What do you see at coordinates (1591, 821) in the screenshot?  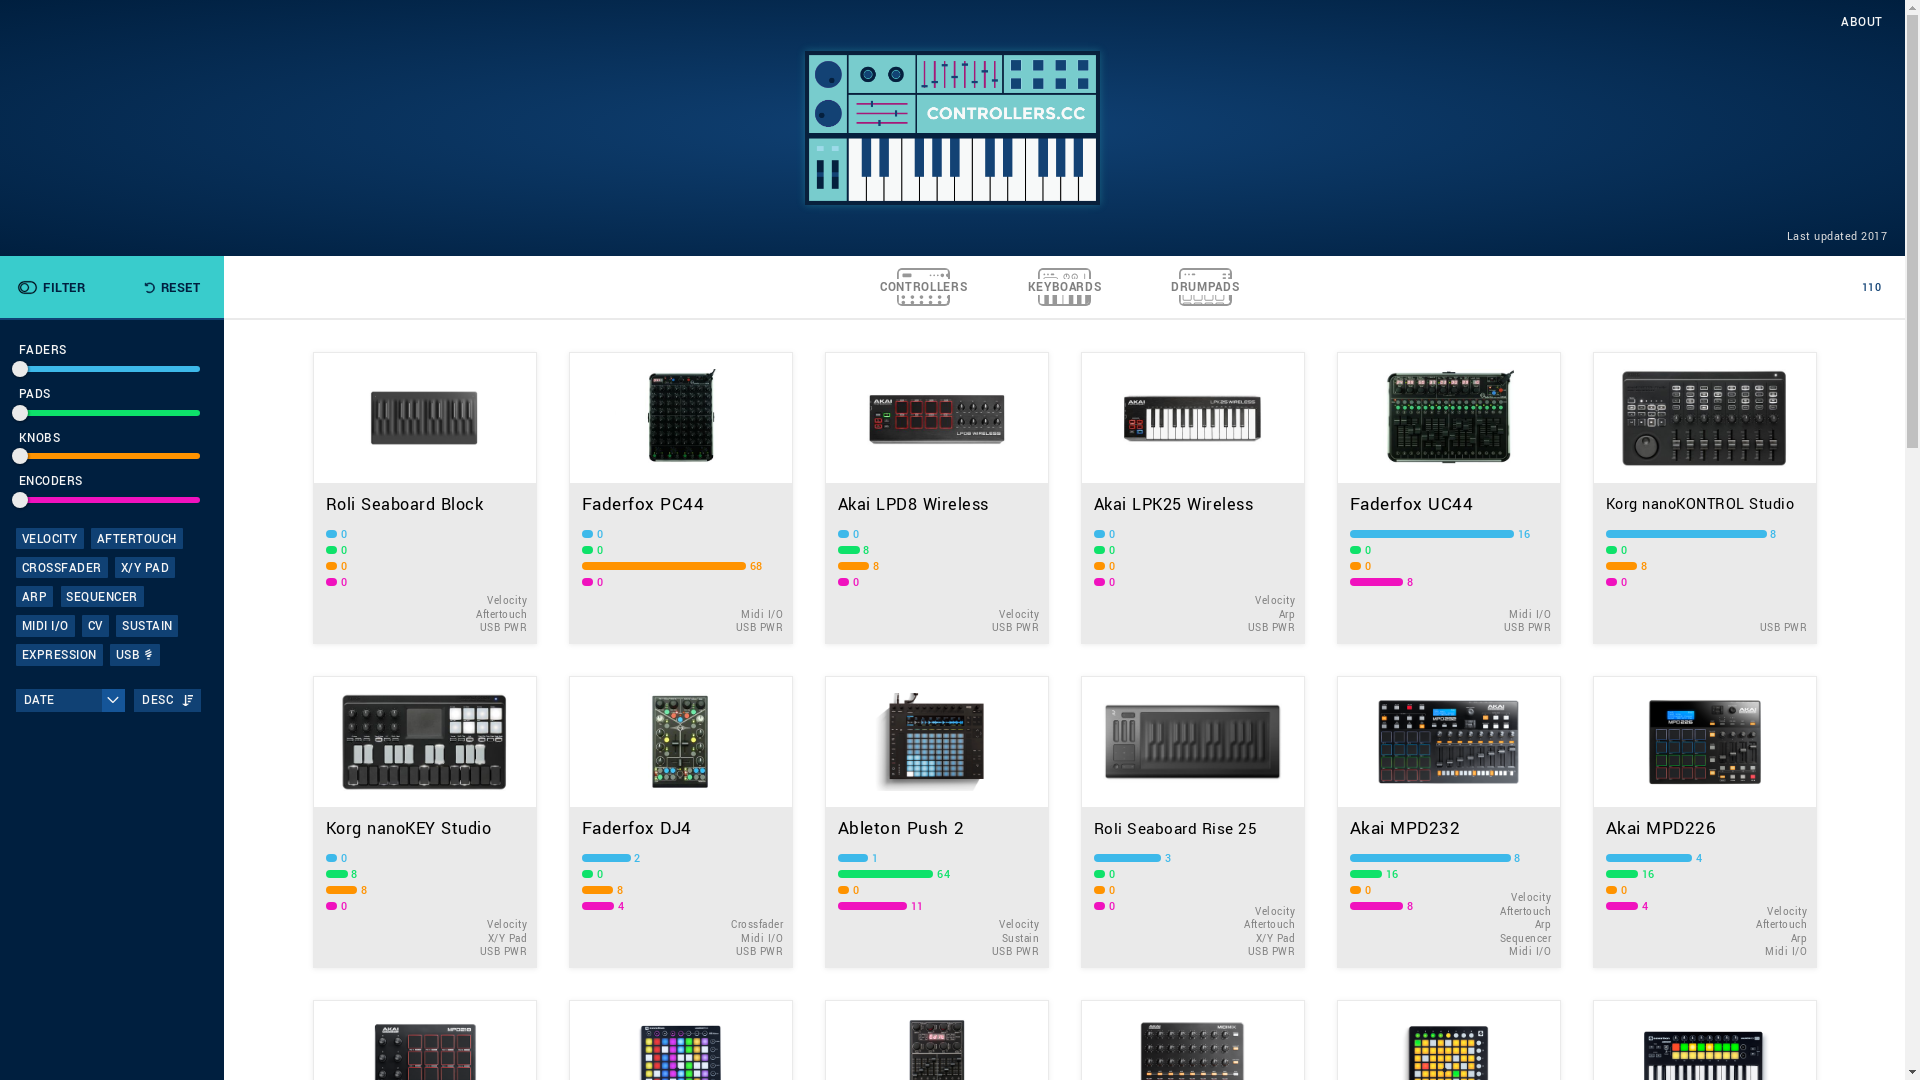 I see `'Akai MPD226` at bounding box center [1591, 821].